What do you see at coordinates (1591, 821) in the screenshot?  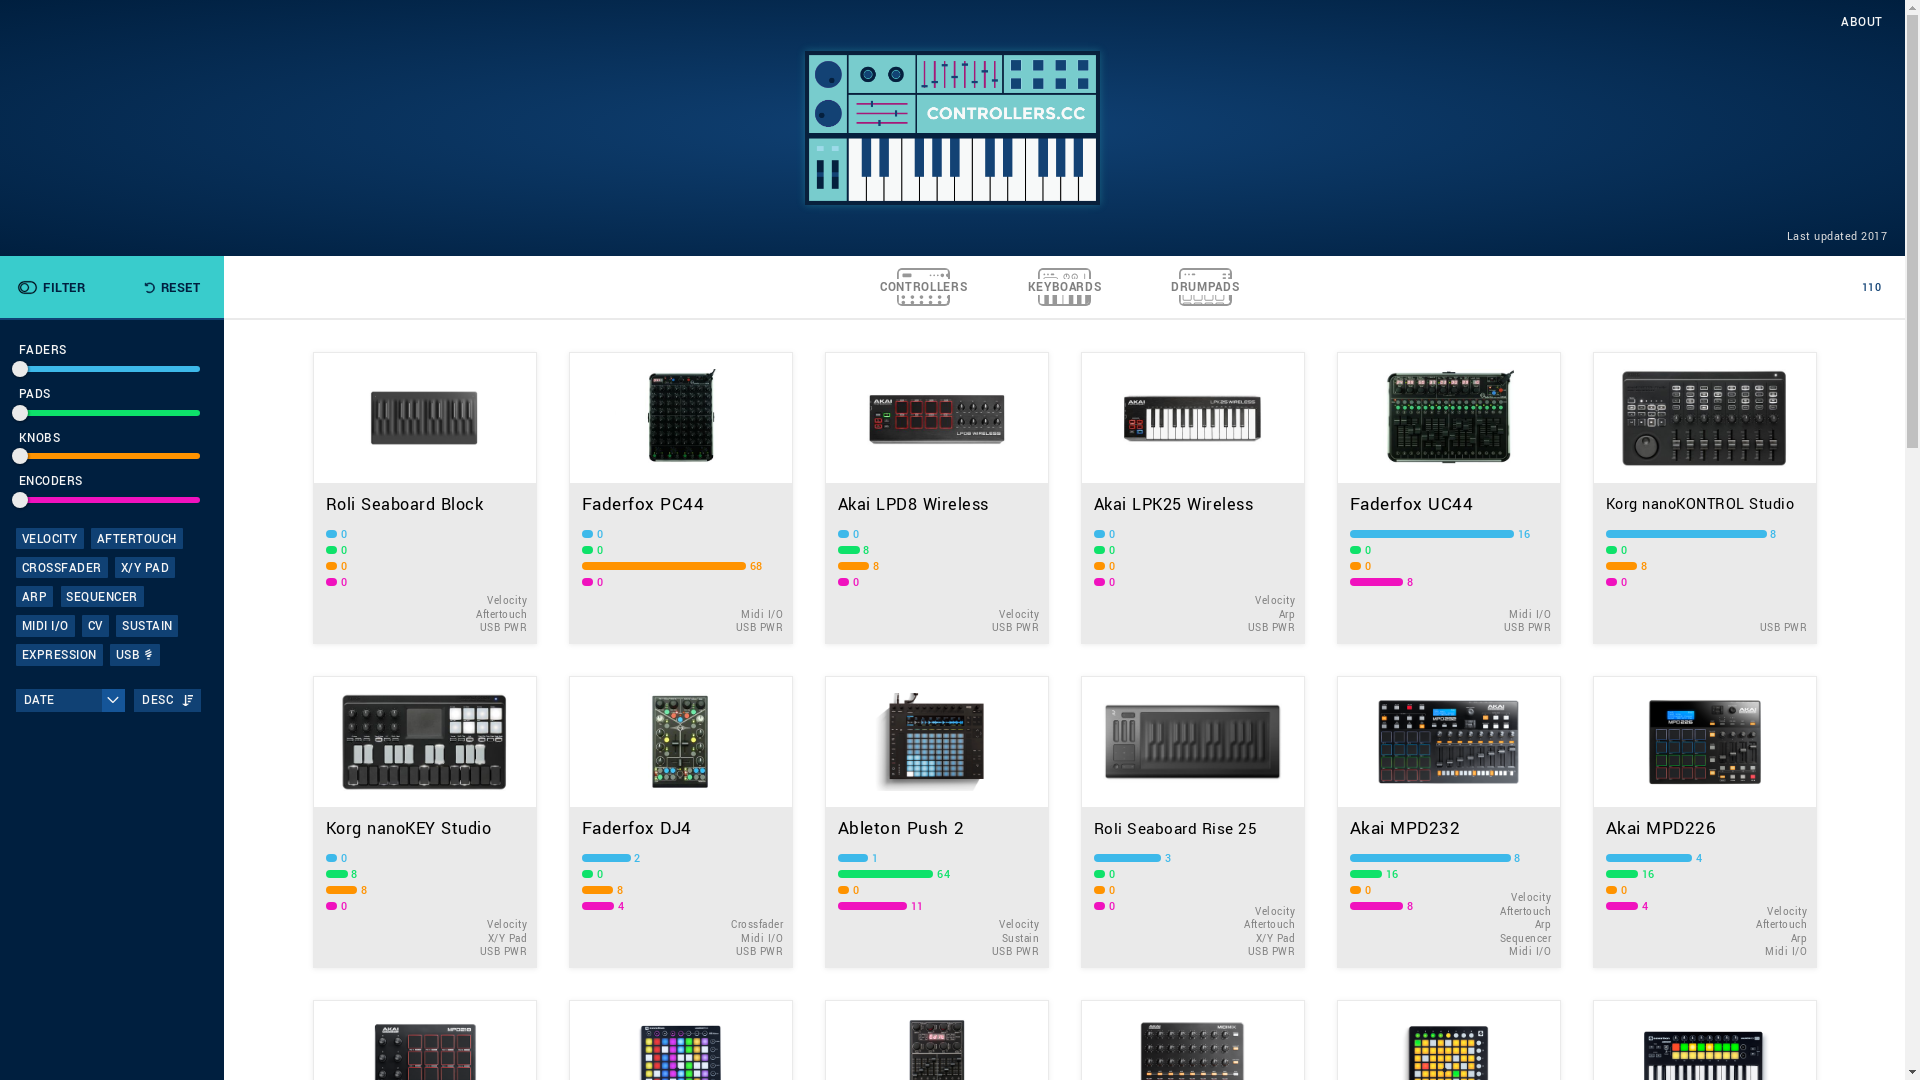 I see `'Akai MPD226` at bounding box center [1591, 821].